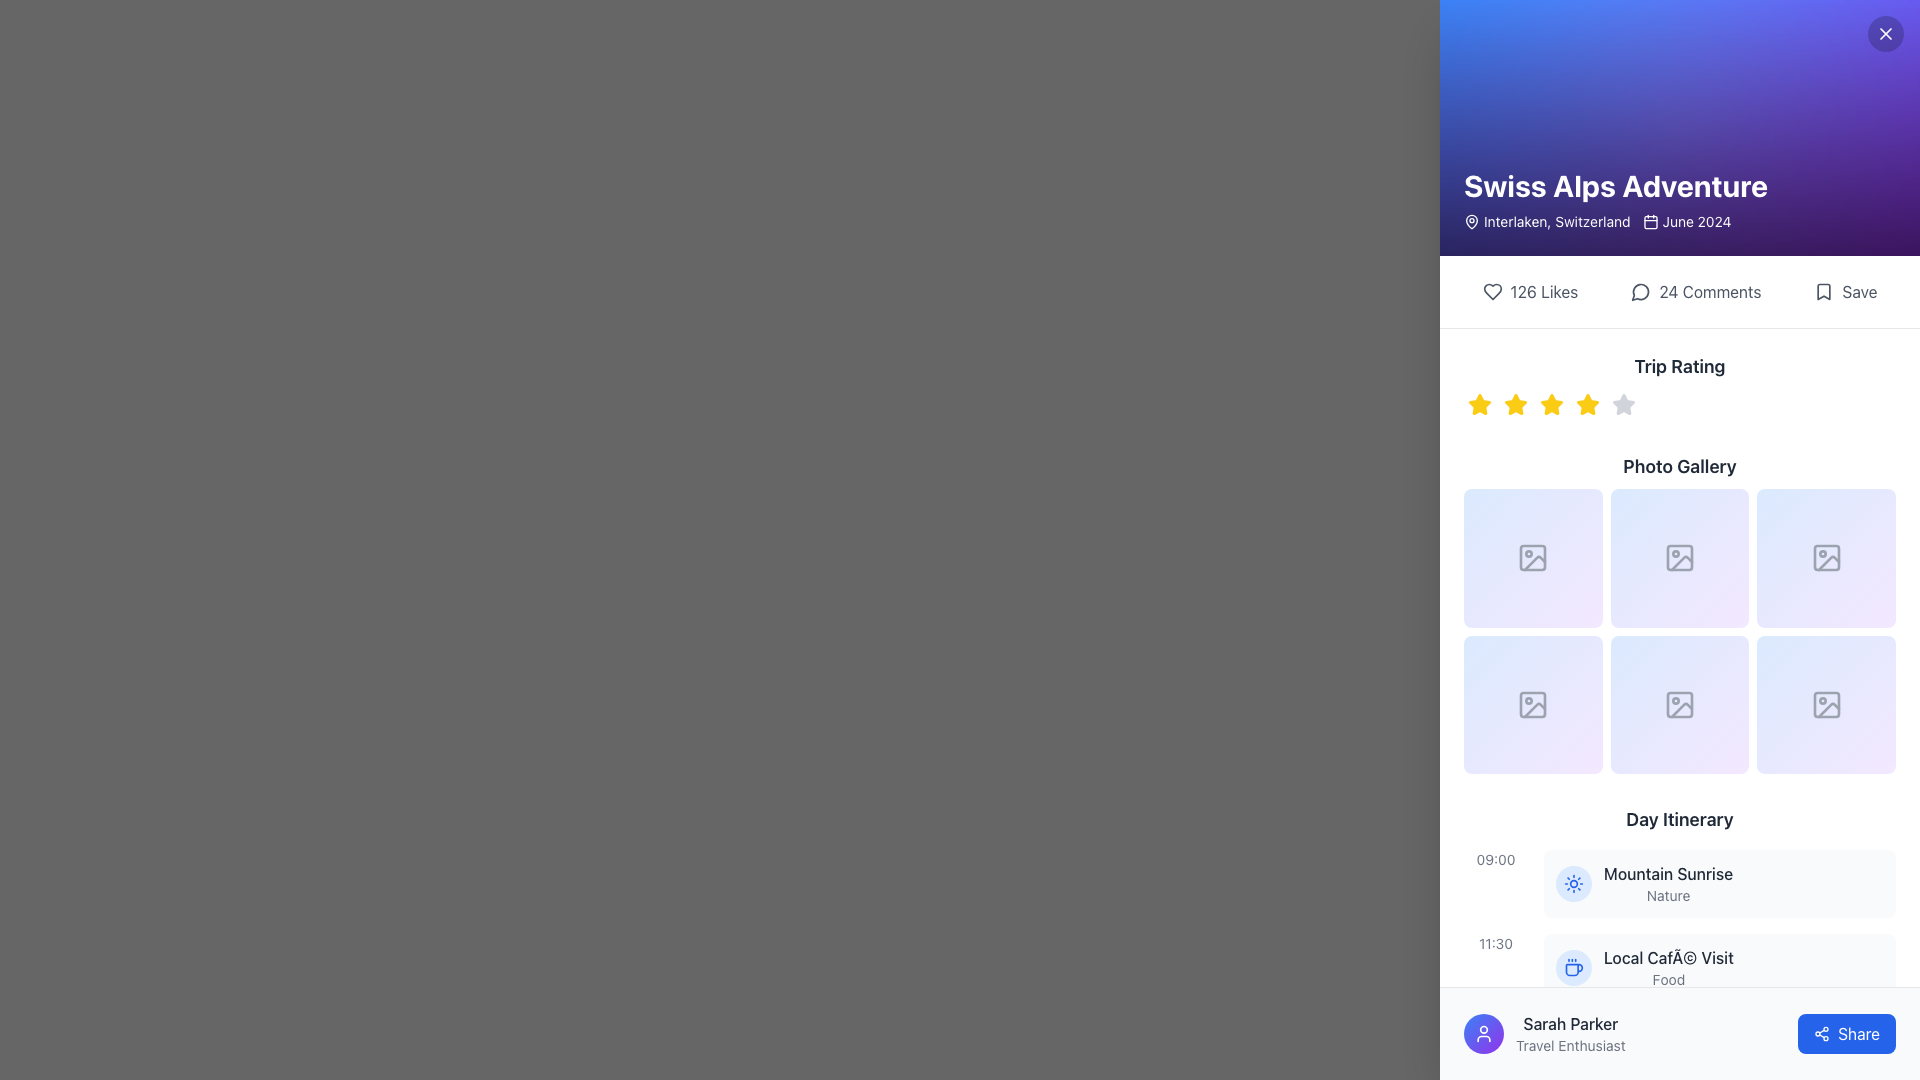 The image size is (1920, 1080). I want to click on the third star icon in the group of five stars, so click(1549, 404).